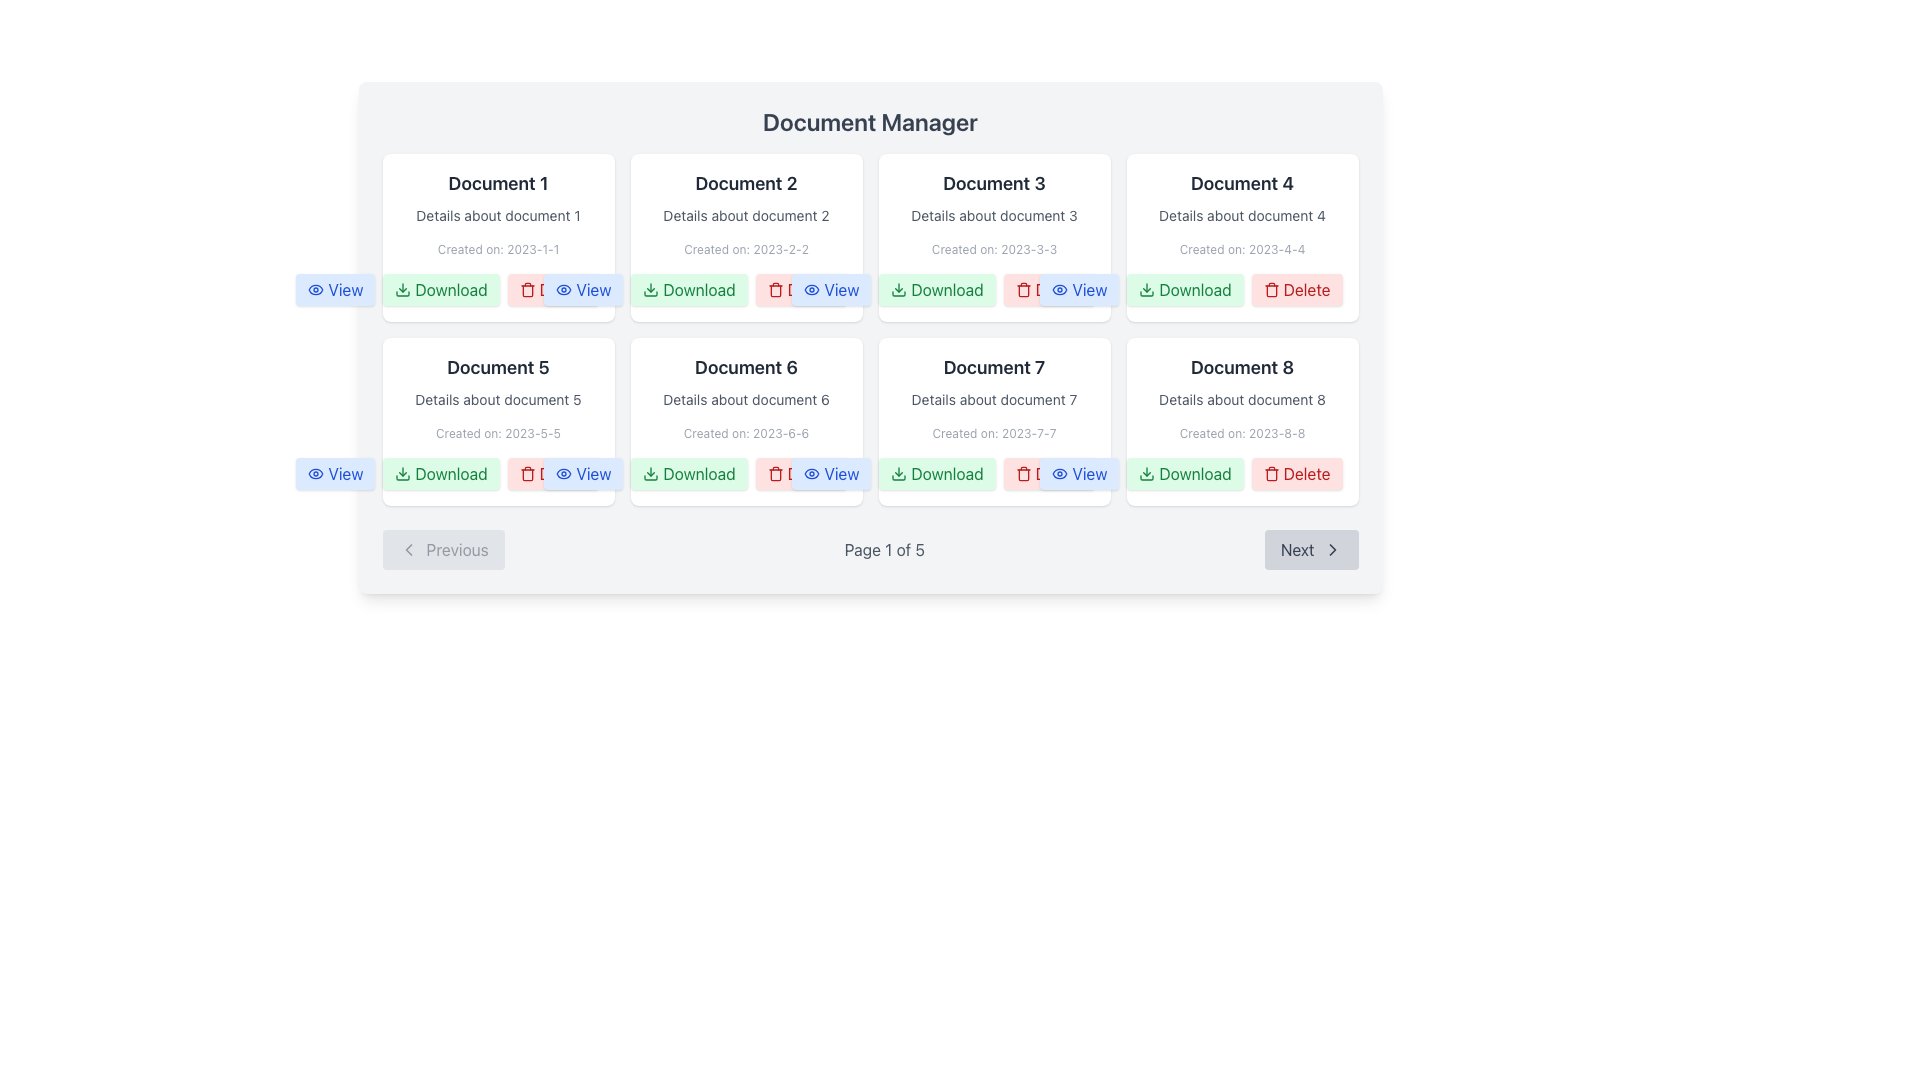  Describe the element at coordinates (527, 291) in the screenshot. I see `the delete icon button located below the document, which is the second interactive icon from the left in the control group` at that location.